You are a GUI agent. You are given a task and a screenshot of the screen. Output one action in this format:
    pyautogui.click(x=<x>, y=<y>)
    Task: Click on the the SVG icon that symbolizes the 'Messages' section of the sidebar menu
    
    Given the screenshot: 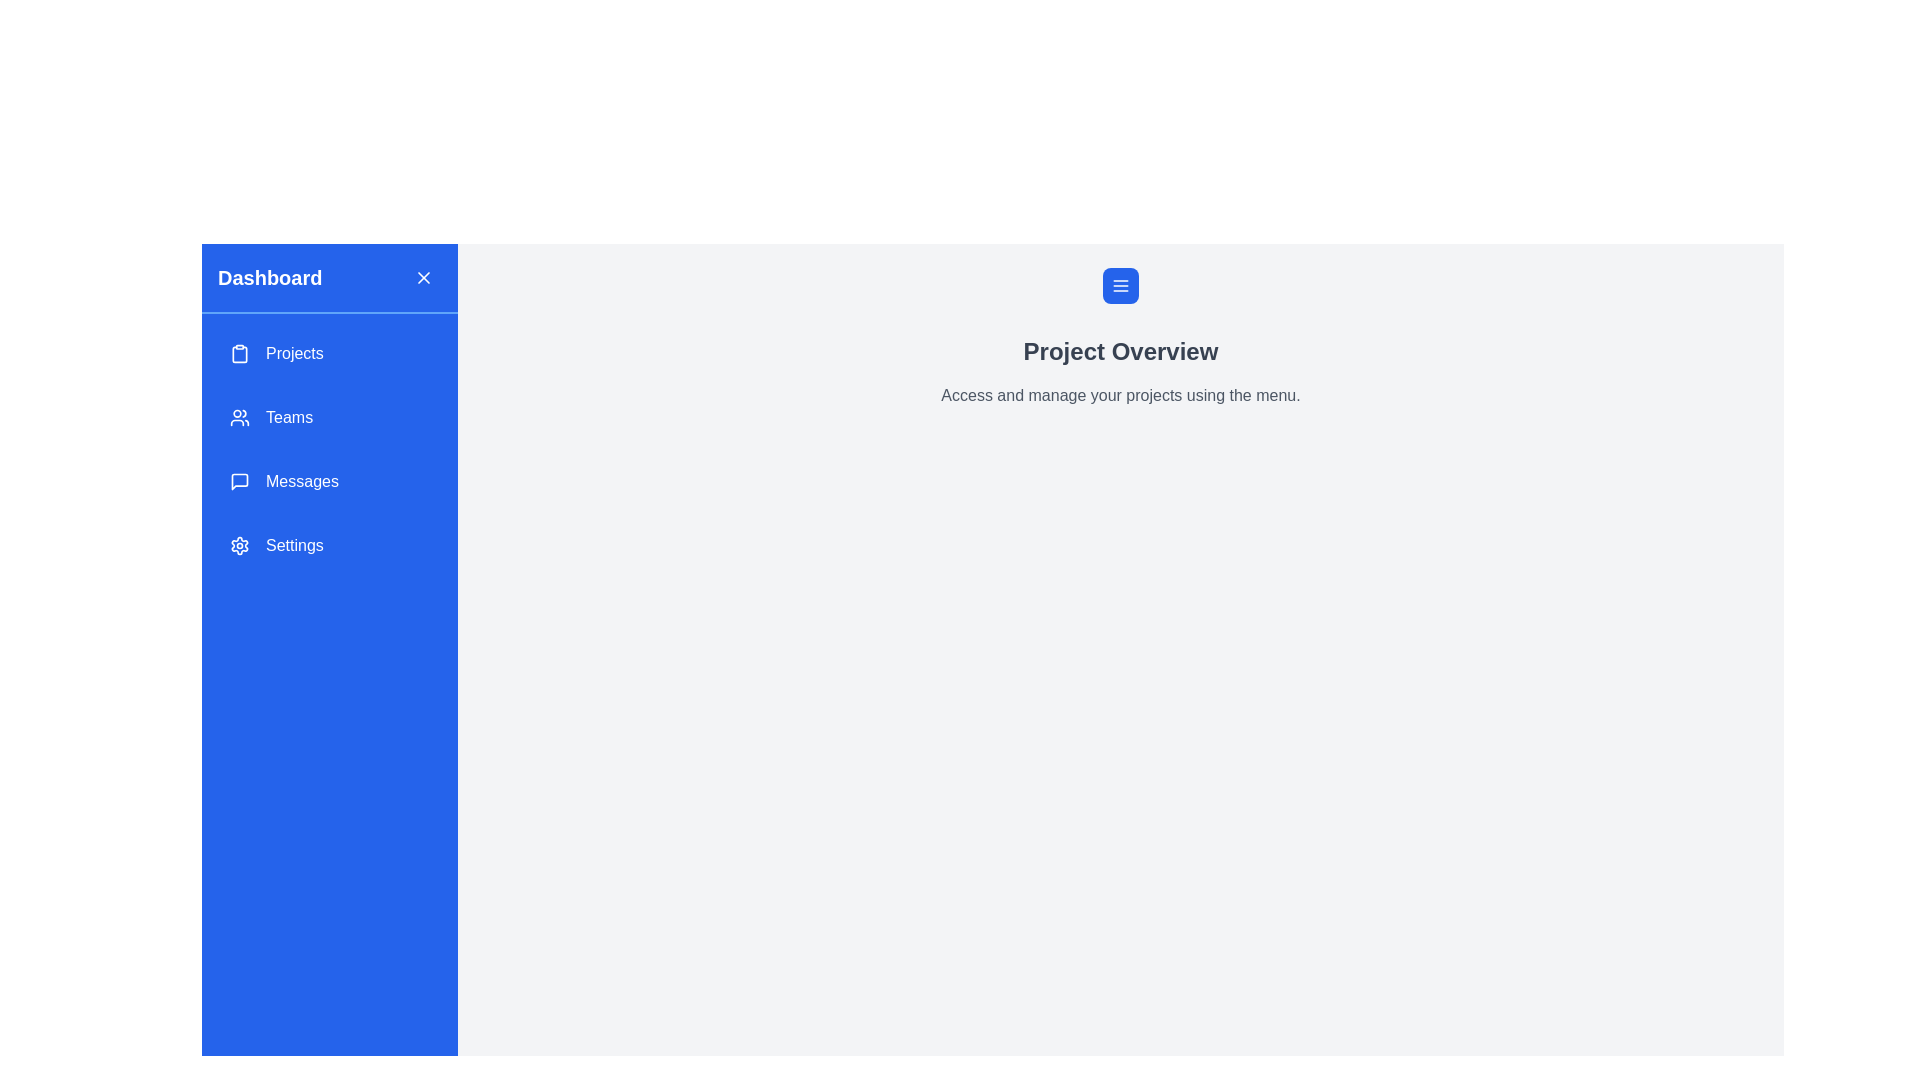 What is the action you would take?
    pyautogui.click(x=240, y=482)
    